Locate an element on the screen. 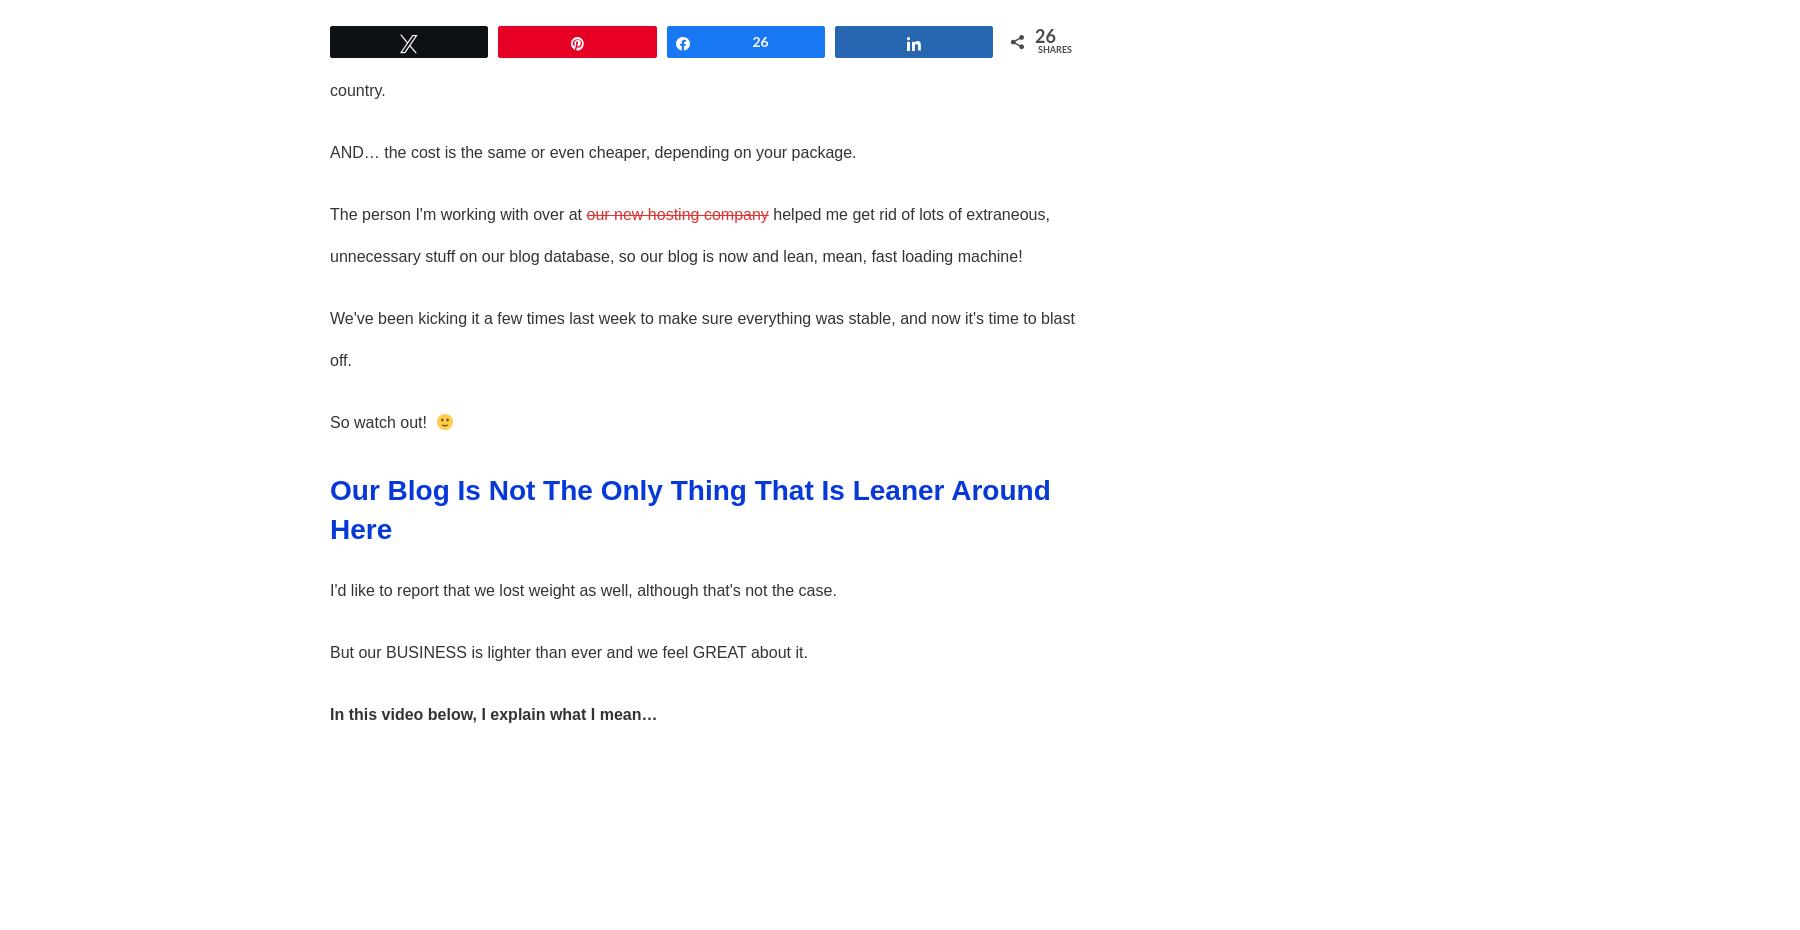 This screenshot has height=930, width=1800. 'our new hosting company' is located at coordinates (675, 213).